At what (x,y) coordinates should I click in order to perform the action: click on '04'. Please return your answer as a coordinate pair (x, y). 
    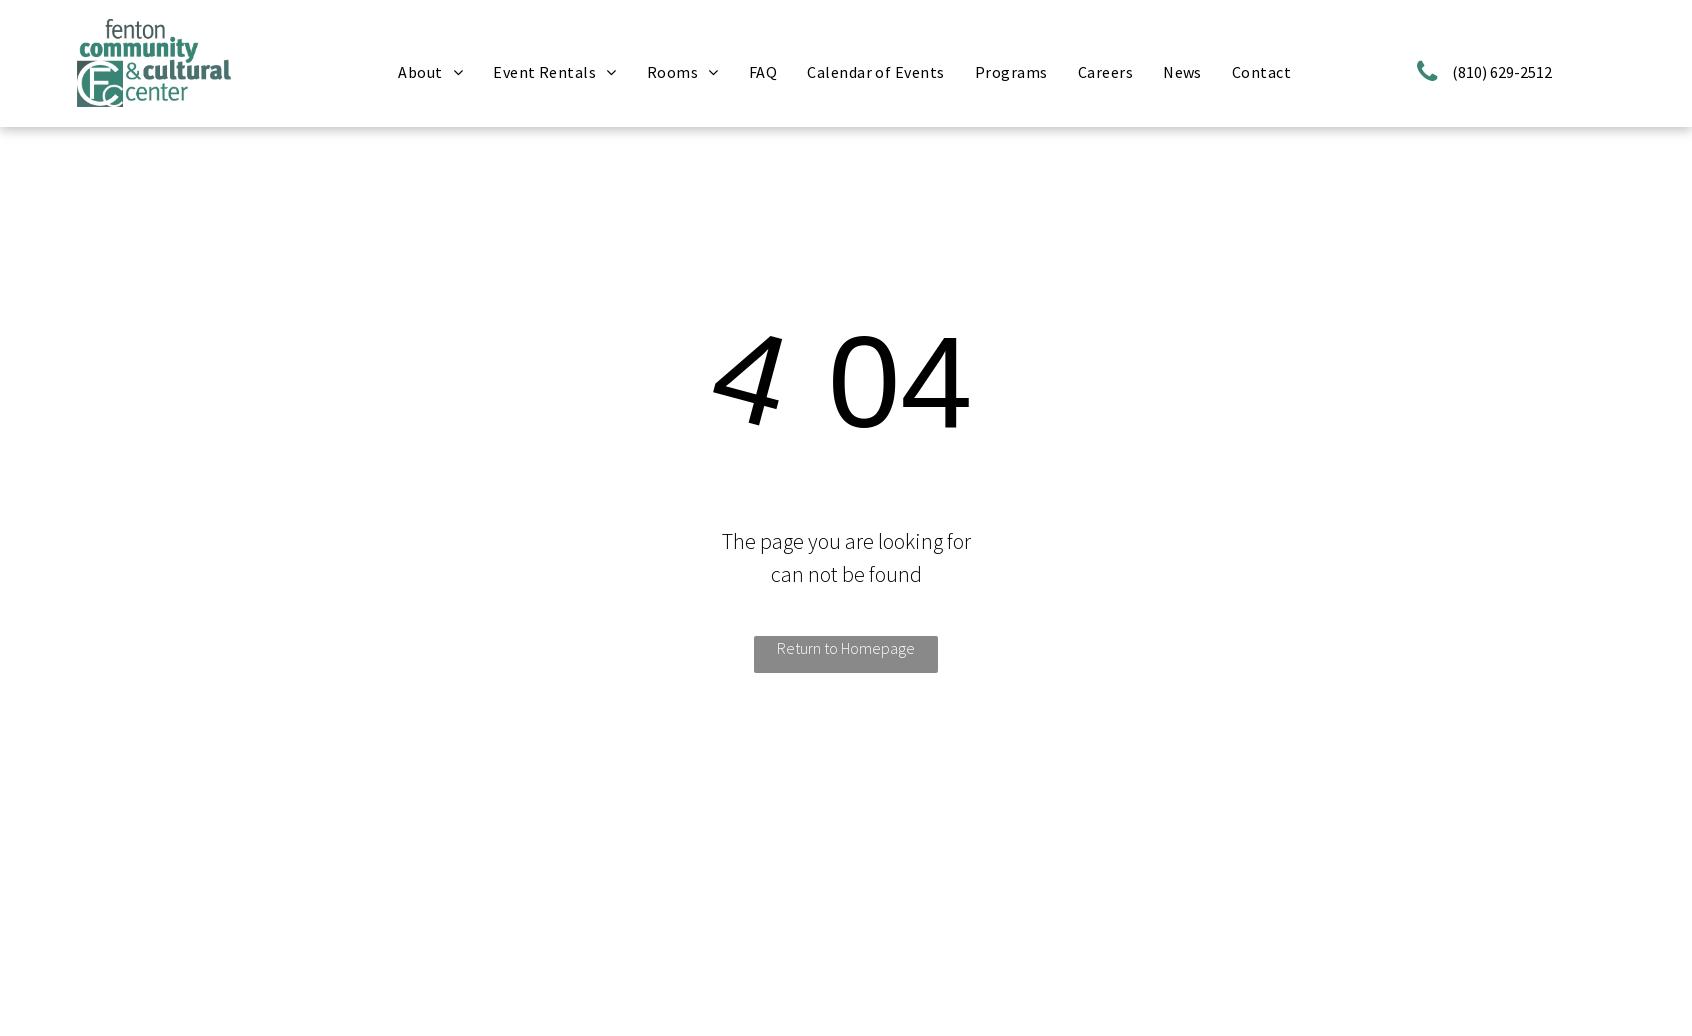
    Looking at the image, I should click on (880, 381).